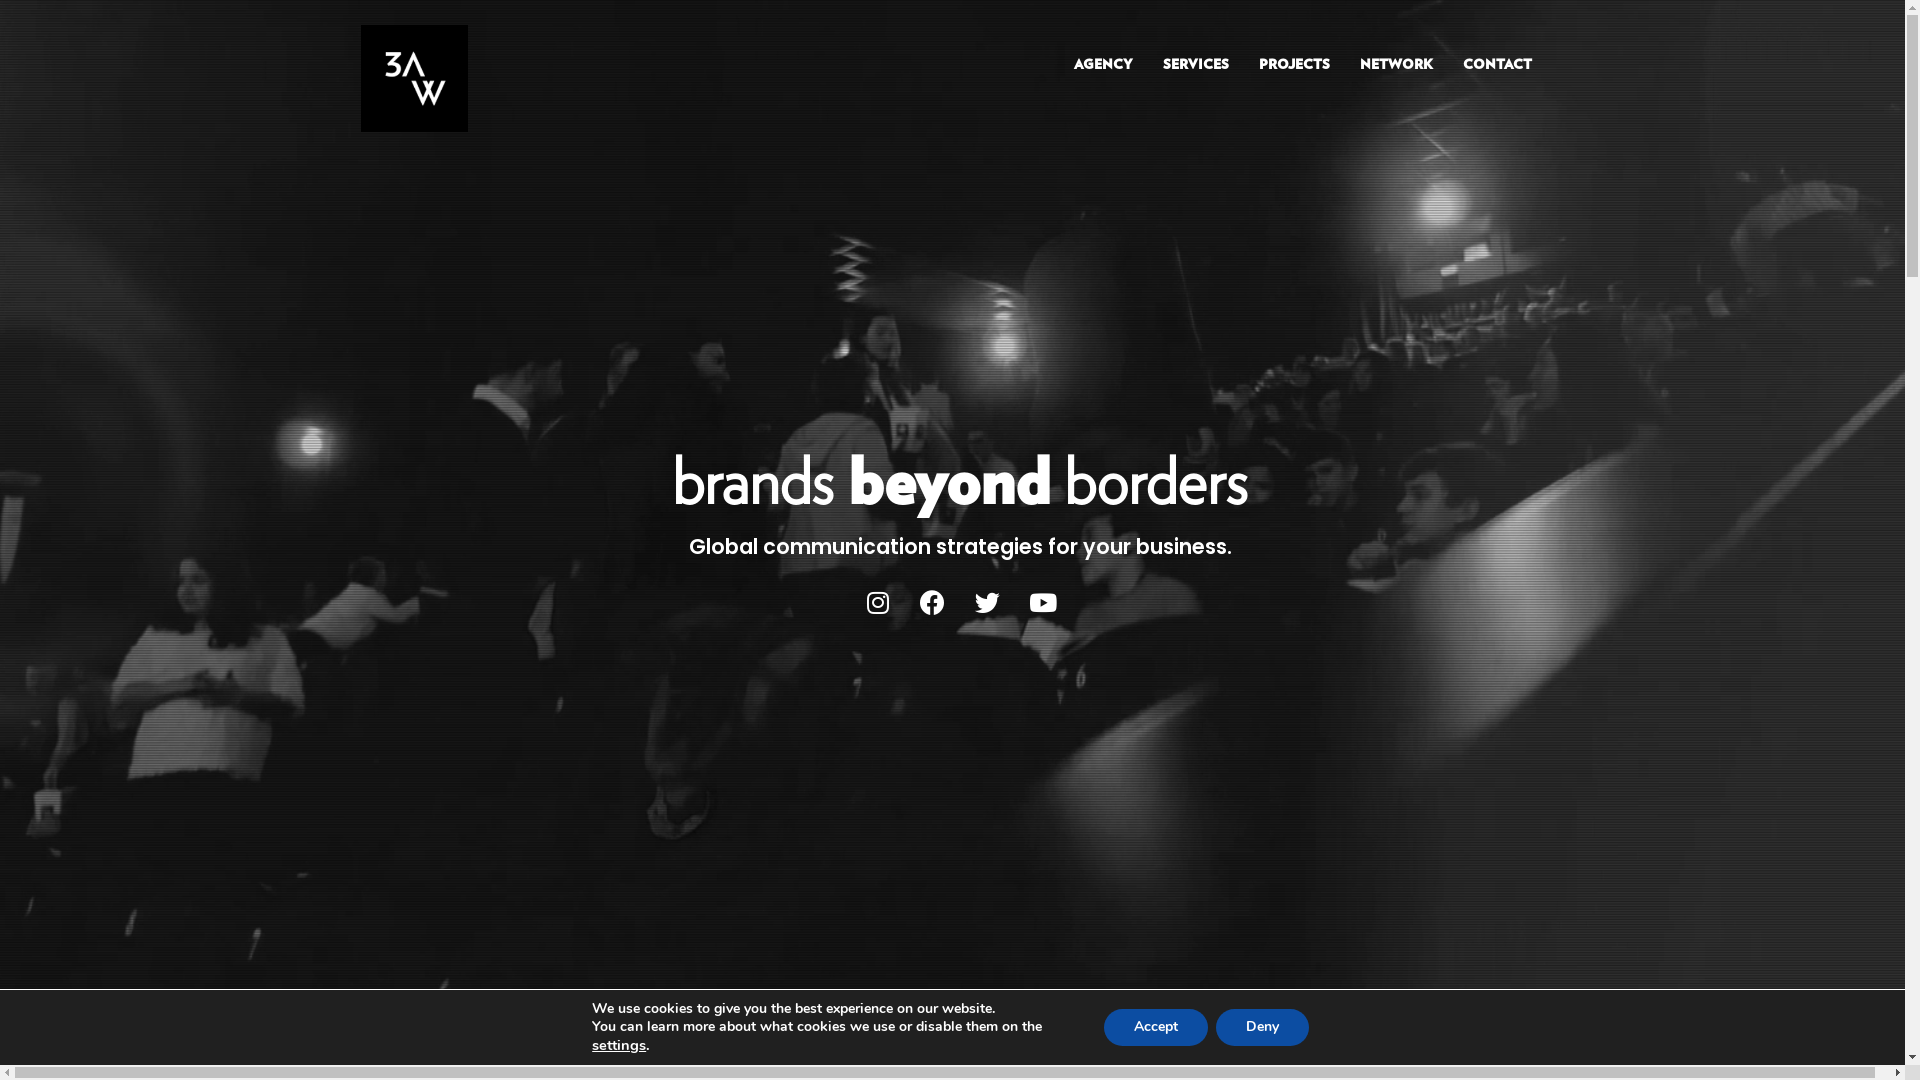 The width and height of the screenshot is (1920, 1080). What do you see at coordinates (1449, 64) in the screenshot?
I see `'CONTACT'` at bounding box center [1449, 64].